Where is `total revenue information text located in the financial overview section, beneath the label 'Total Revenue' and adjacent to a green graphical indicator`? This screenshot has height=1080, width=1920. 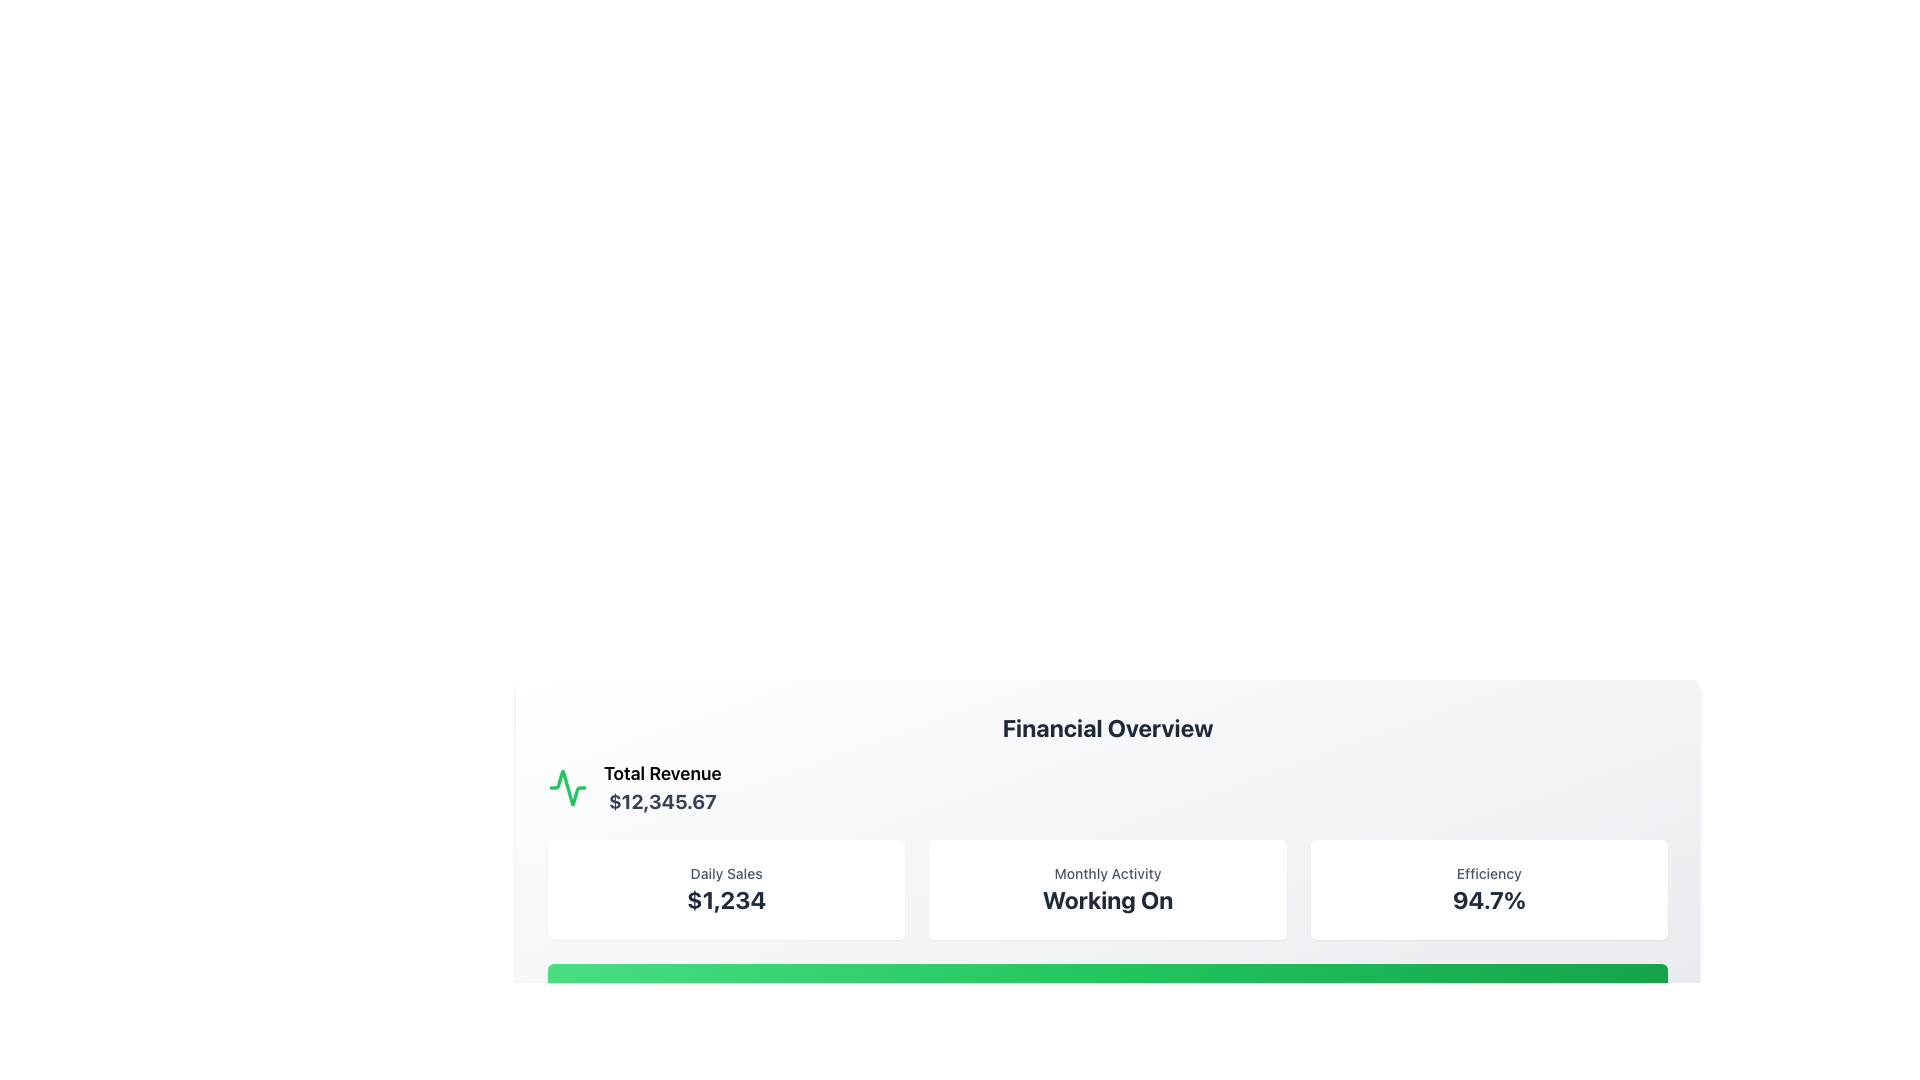 total revenue information text located in the financial overview section, beneath the label 'Total Revenue' and adjacent to a green graphical indicator is located at coordinates (662, 801).